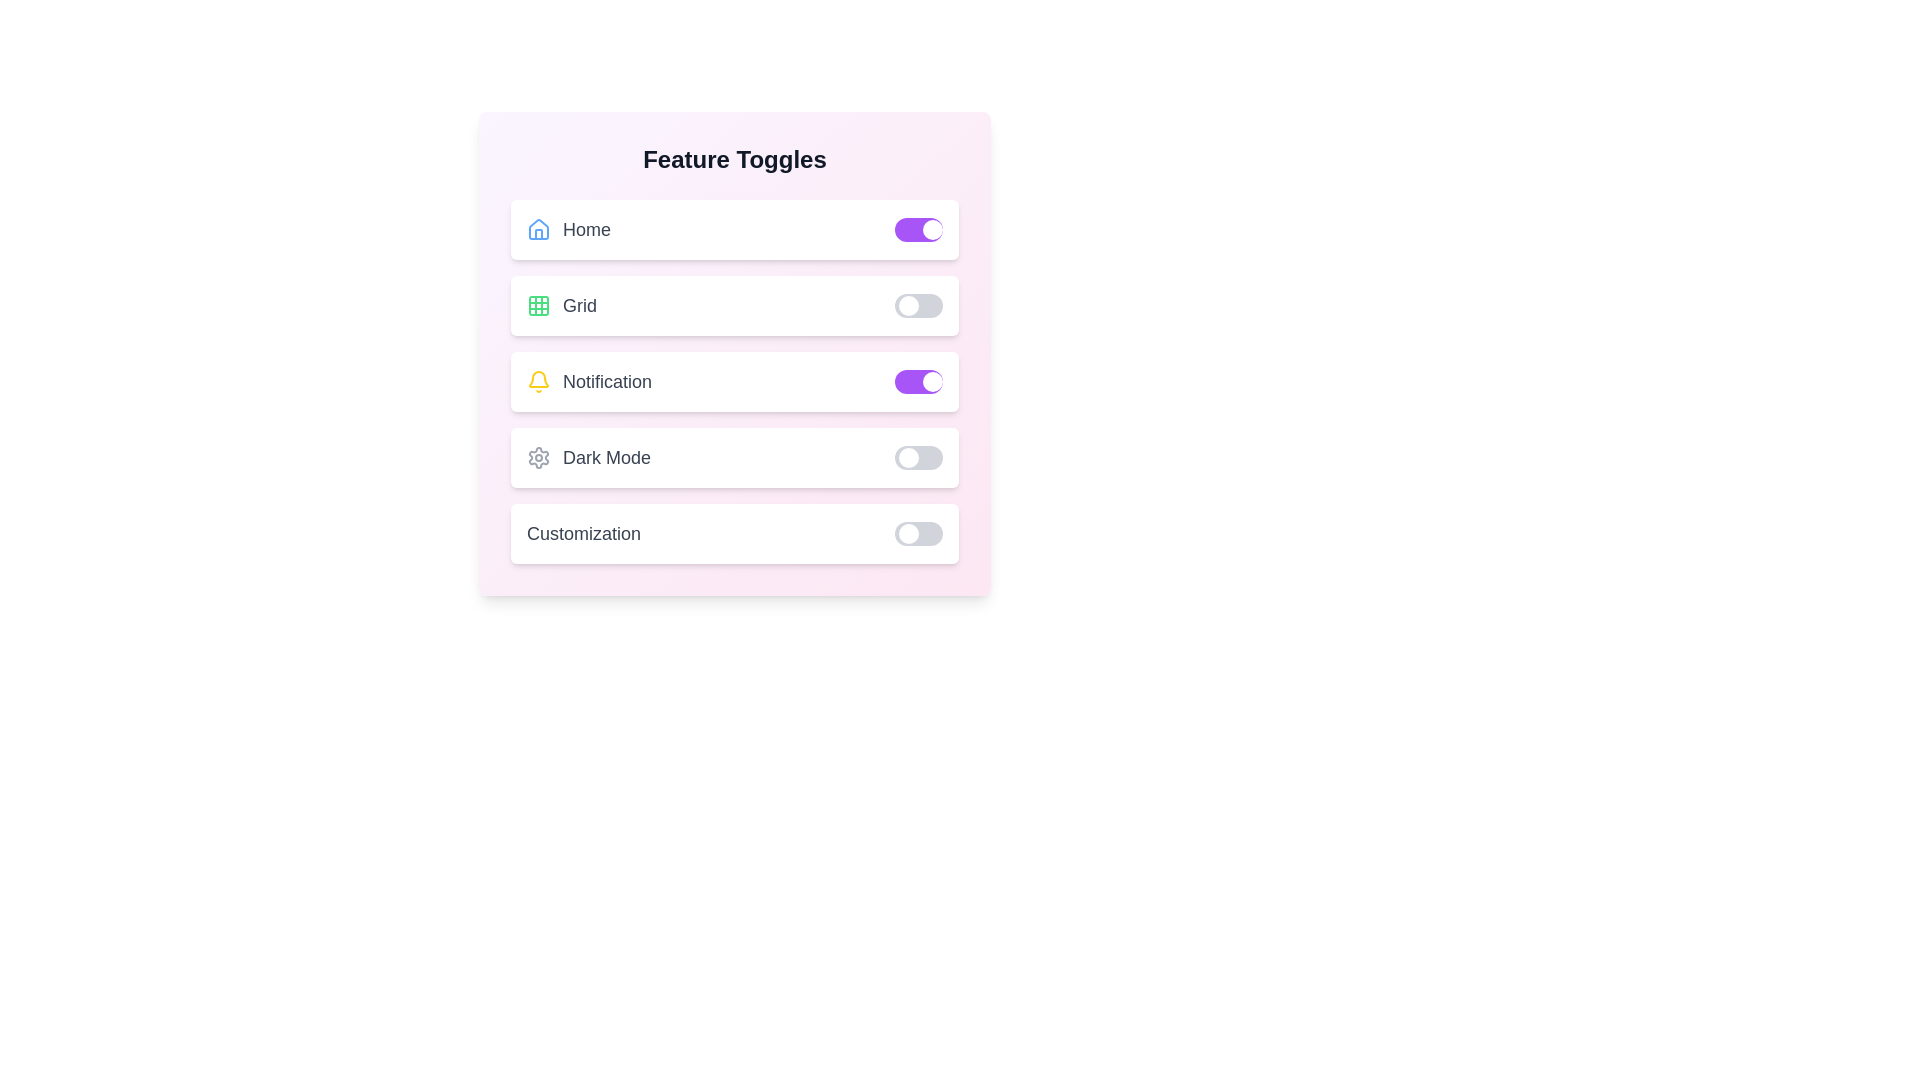 This screenshot has width=1920, height=1080. Describe the element at coordinates (568, 229) in the screenshot. I see `the 'Home' toggle feature label, which is the first element in the vertical list within the 'Feature Toggles' card` at that location.